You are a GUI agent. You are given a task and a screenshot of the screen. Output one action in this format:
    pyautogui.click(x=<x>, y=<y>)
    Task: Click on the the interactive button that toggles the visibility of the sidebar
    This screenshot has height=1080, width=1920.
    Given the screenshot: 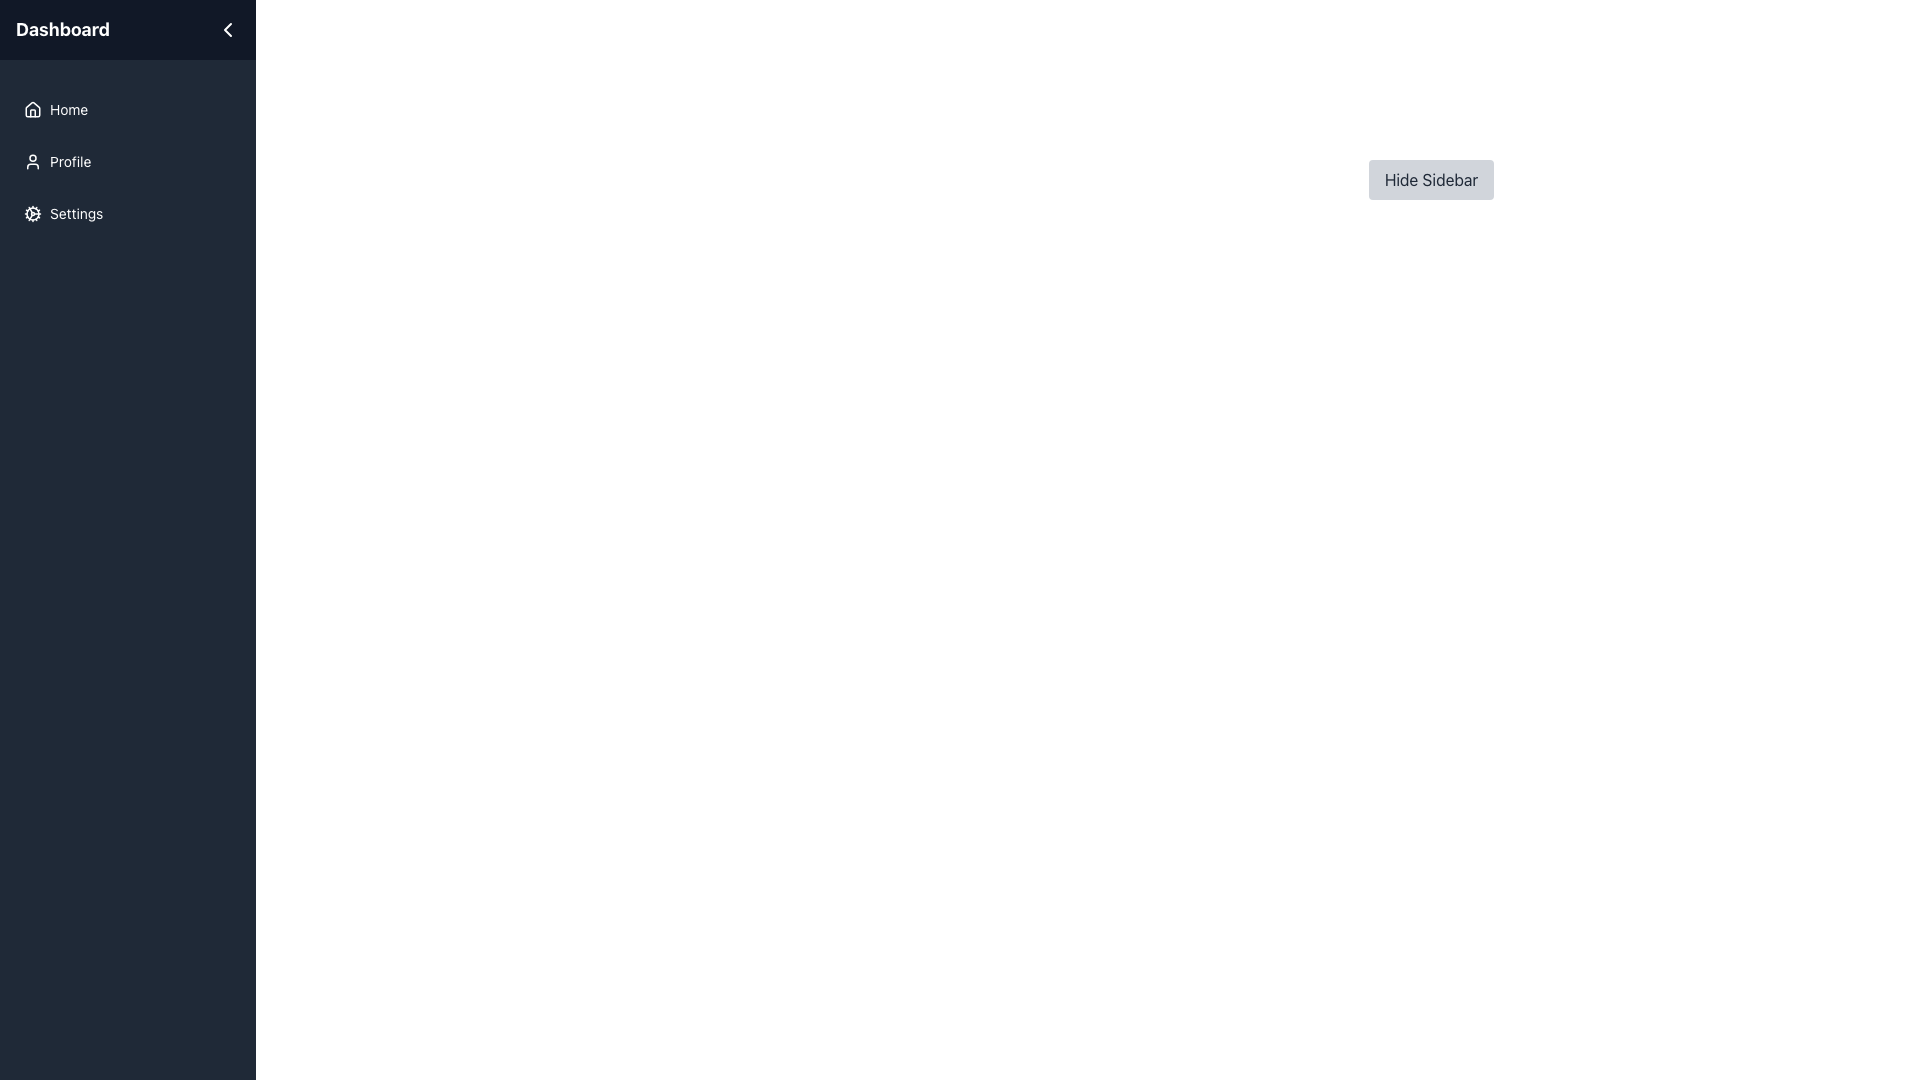 What is the action you would take?
    pyautogui.click(x=1430, y=180)
    